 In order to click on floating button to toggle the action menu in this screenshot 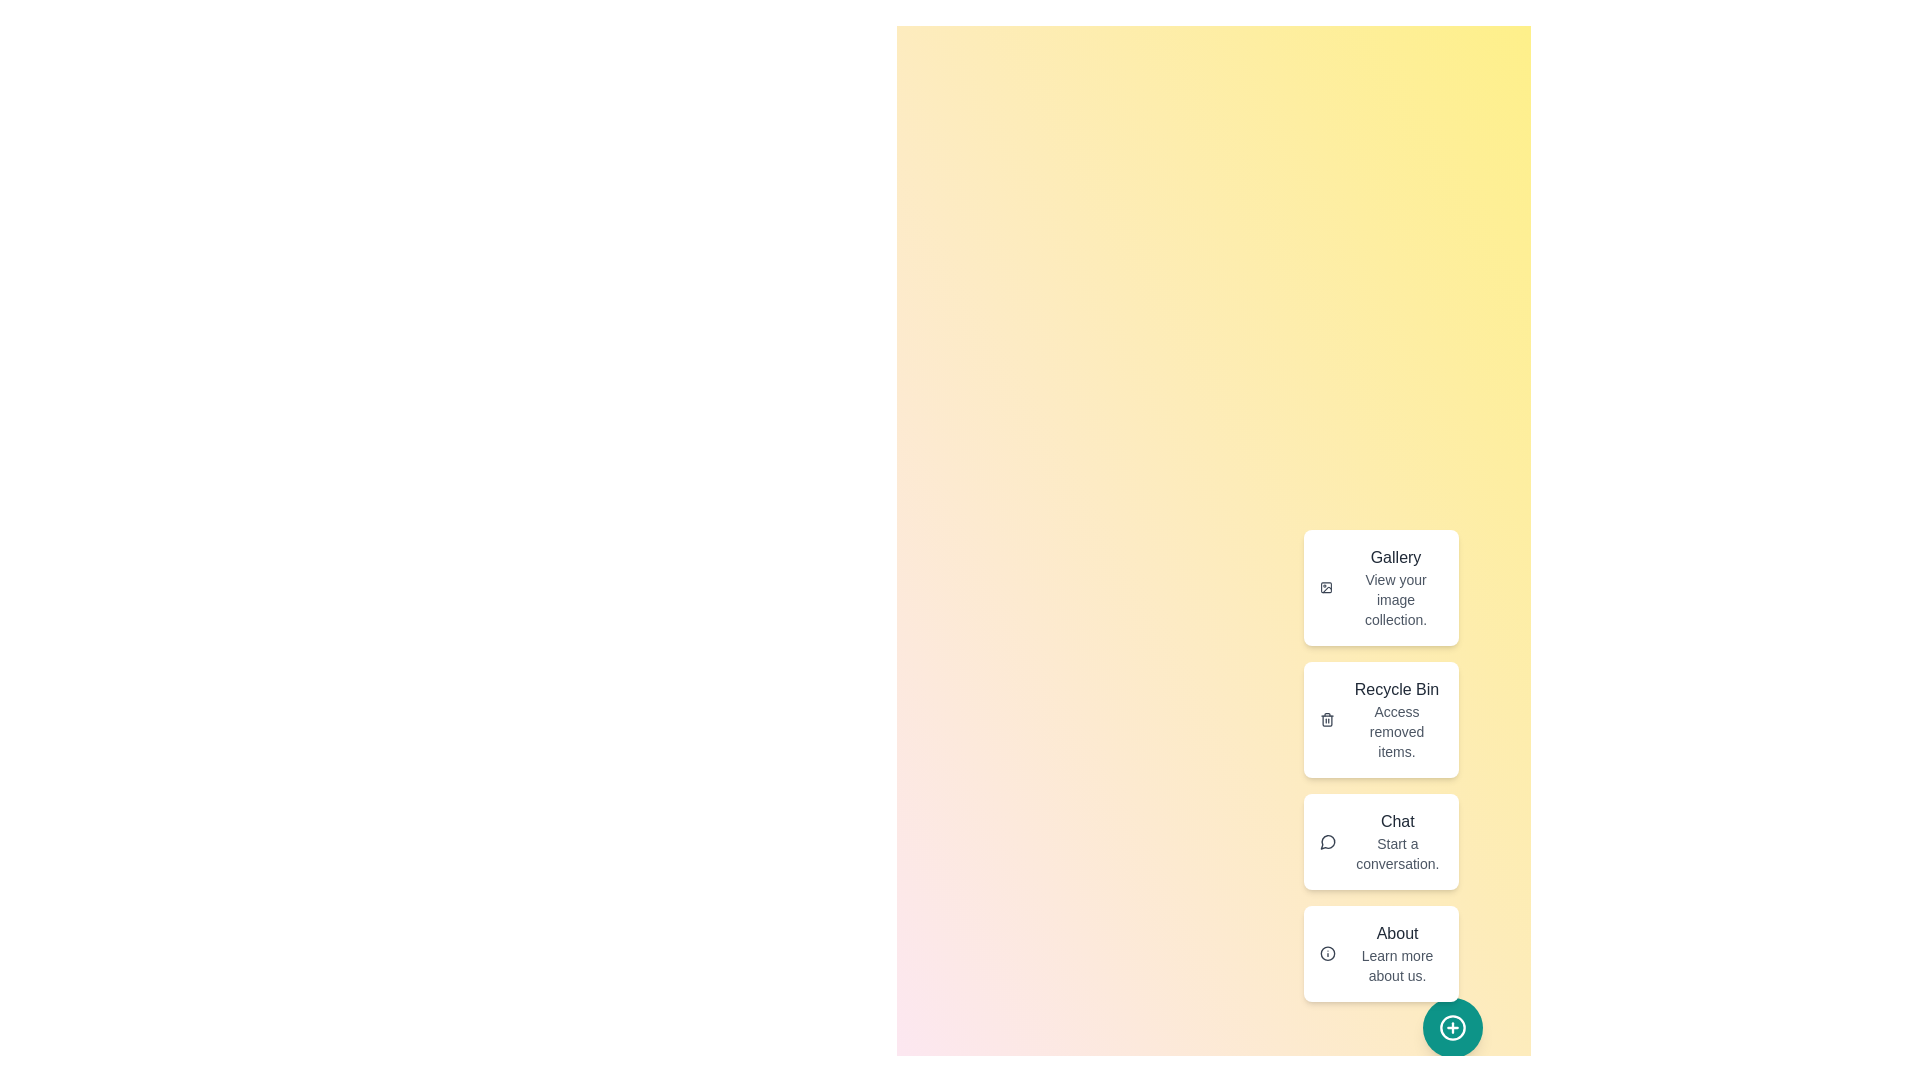, I will do `click(1453, 1028)`.